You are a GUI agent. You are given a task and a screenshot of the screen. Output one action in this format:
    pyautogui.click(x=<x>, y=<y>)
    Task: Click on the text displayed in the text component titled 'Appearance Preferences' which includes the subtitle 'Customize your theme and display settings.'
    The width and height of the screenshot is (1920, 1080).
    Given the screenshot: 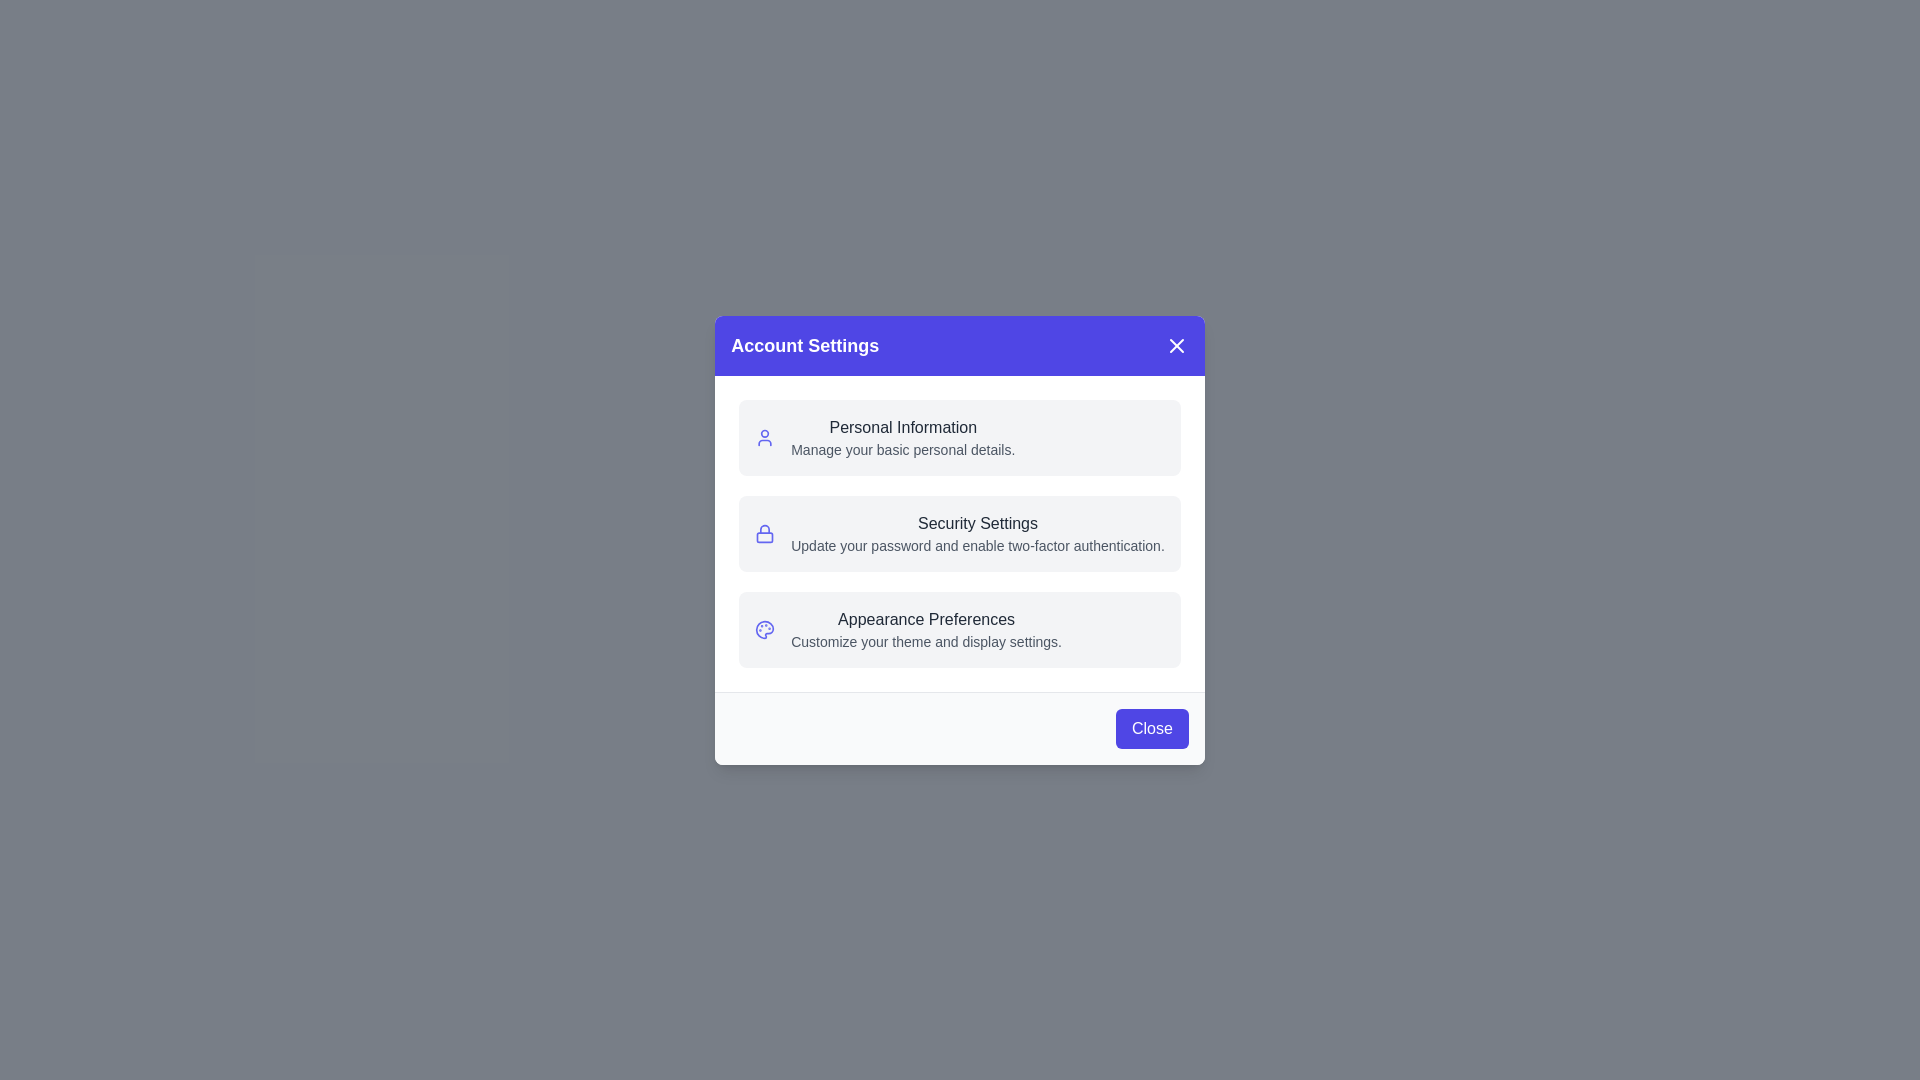 What is the action you would take?
    pyautogui.click(x=925, y=628)
    